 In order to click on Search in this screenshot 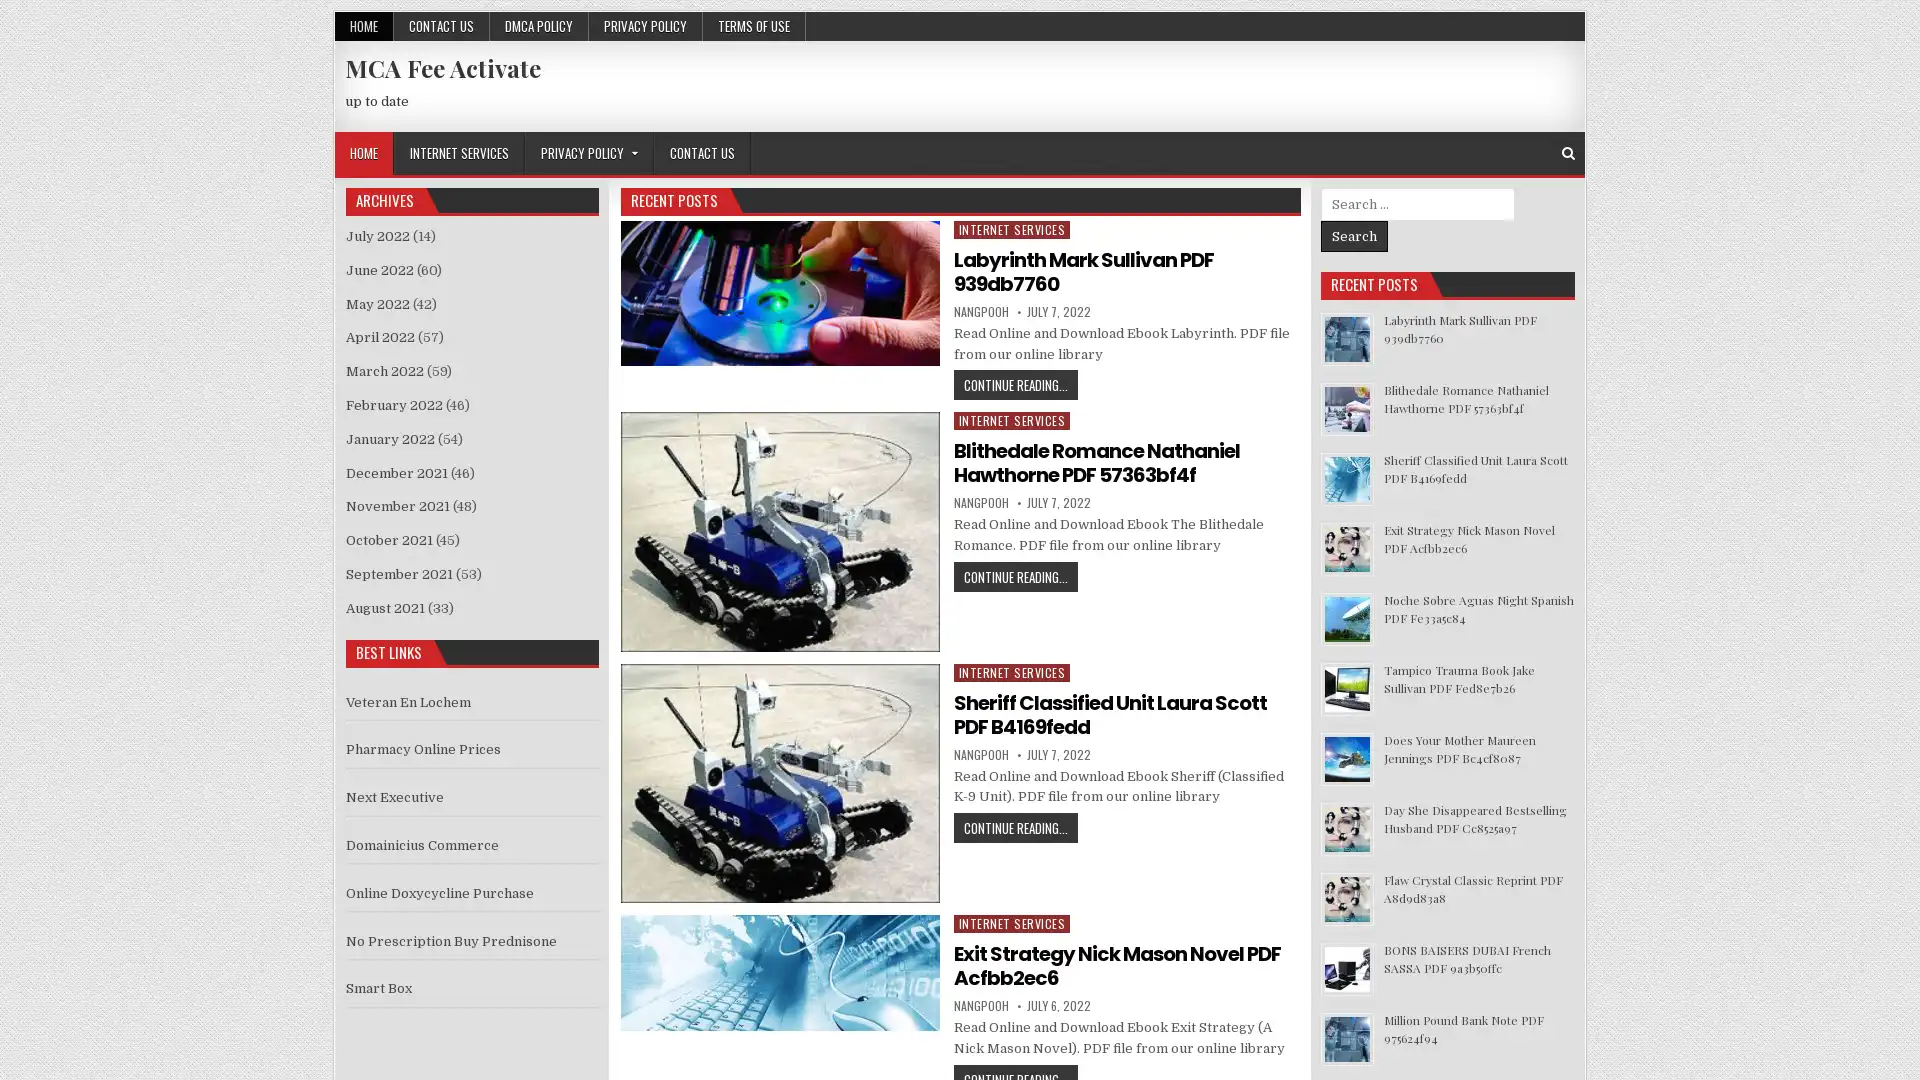, I will do `click(1354, 235)`.